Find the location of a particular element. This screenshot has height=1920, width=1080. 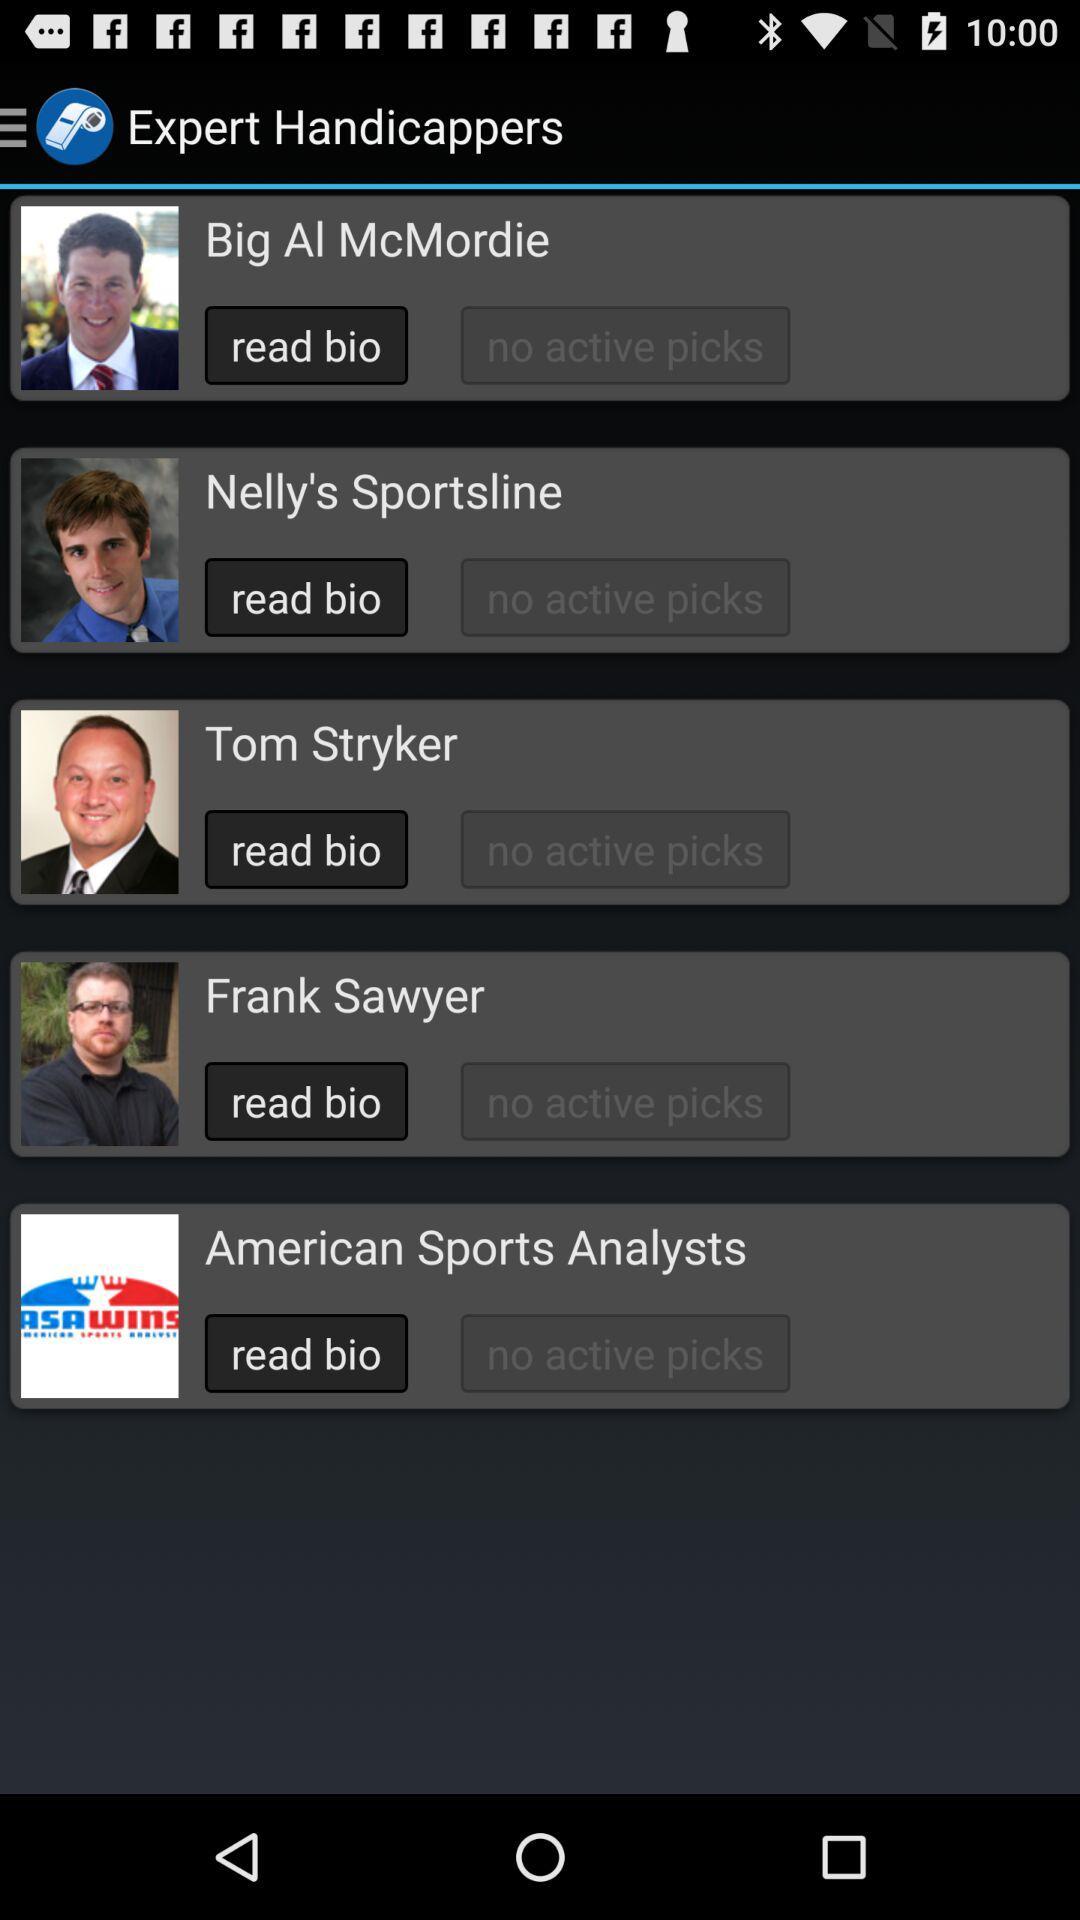

the icon below expert handicappers icon is located at coordinates (377, 238).